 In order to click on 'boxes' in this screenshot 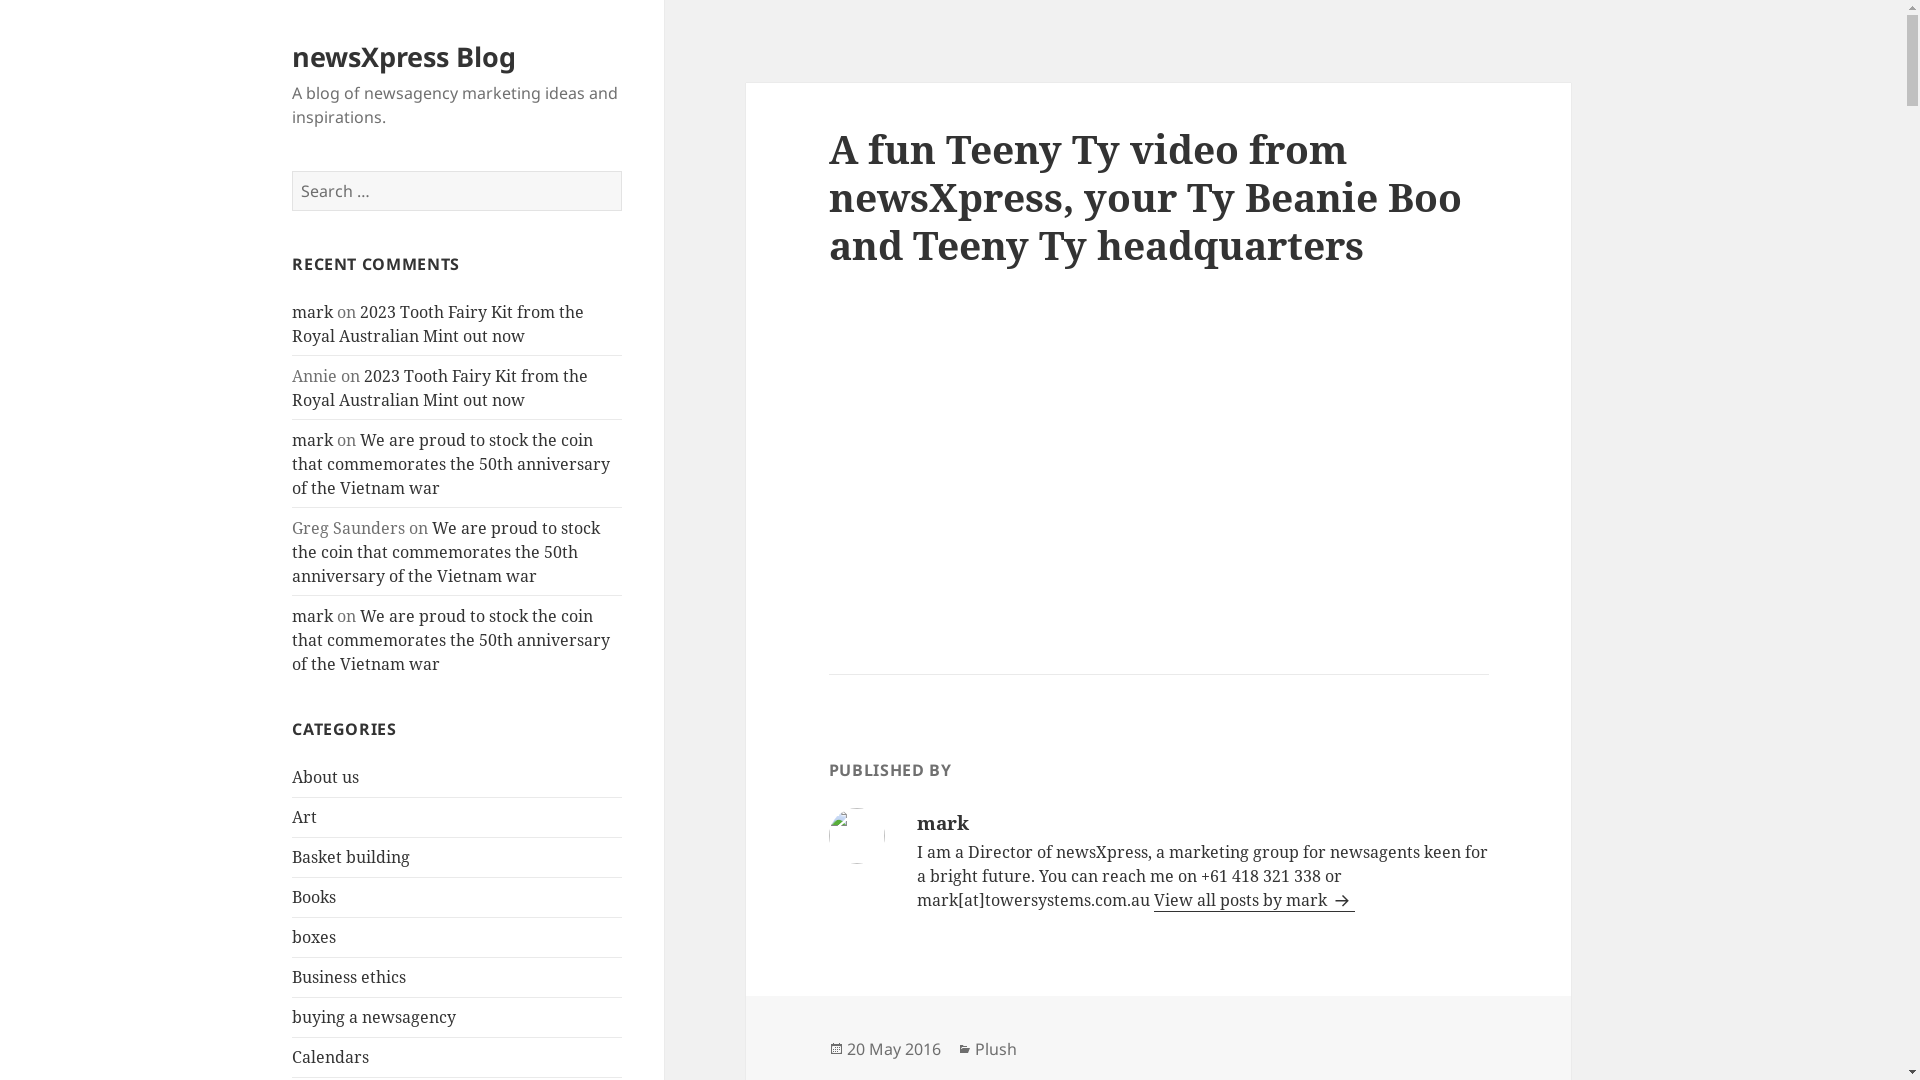, I will do `click(312, 937)`.